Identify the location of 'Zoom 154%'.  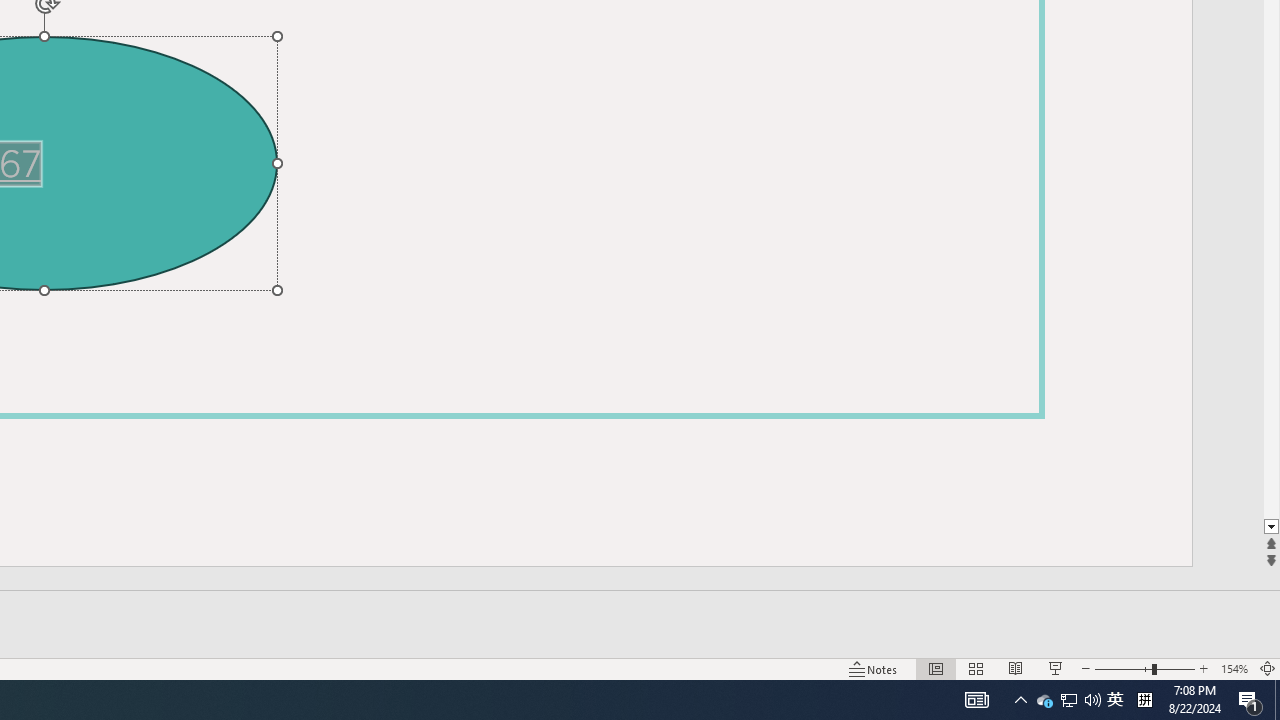
(1233, 669).